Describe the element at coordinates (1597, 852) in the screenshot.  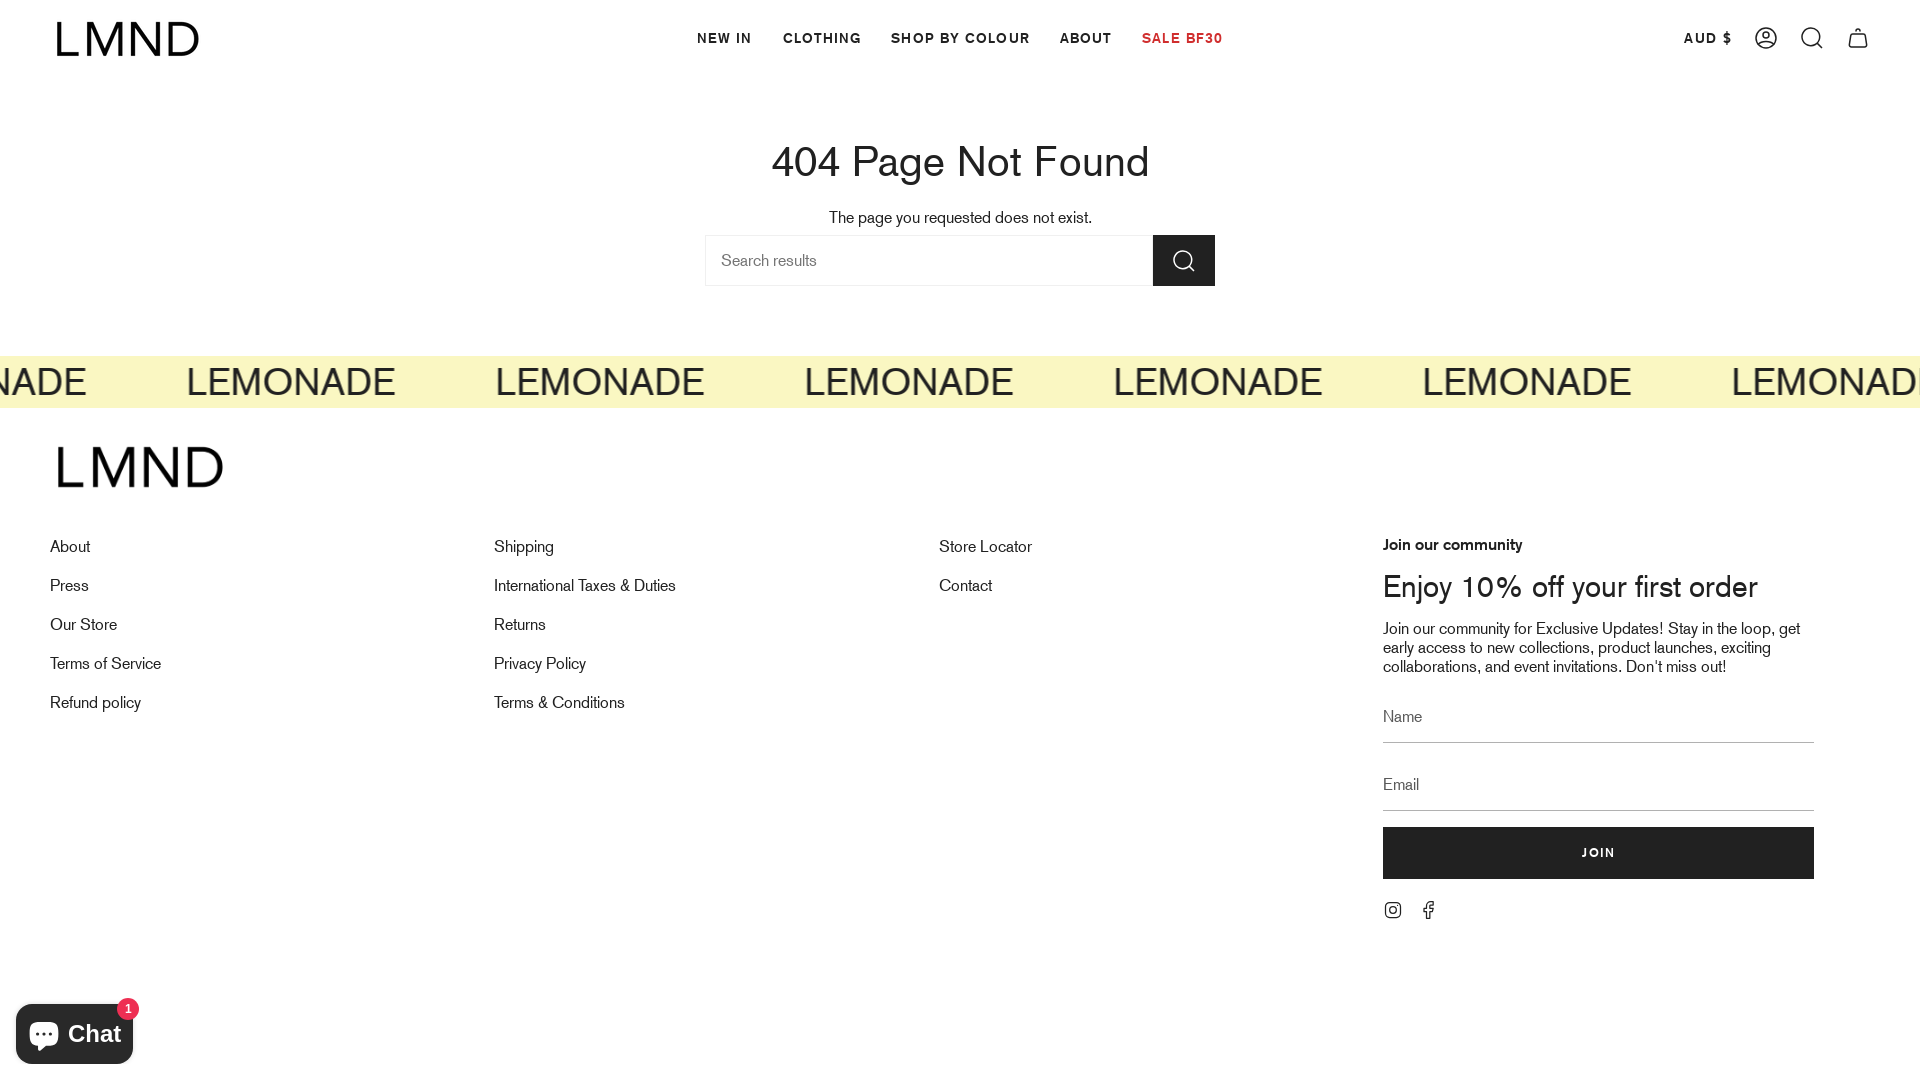
I see `'JOIN'` at that location.